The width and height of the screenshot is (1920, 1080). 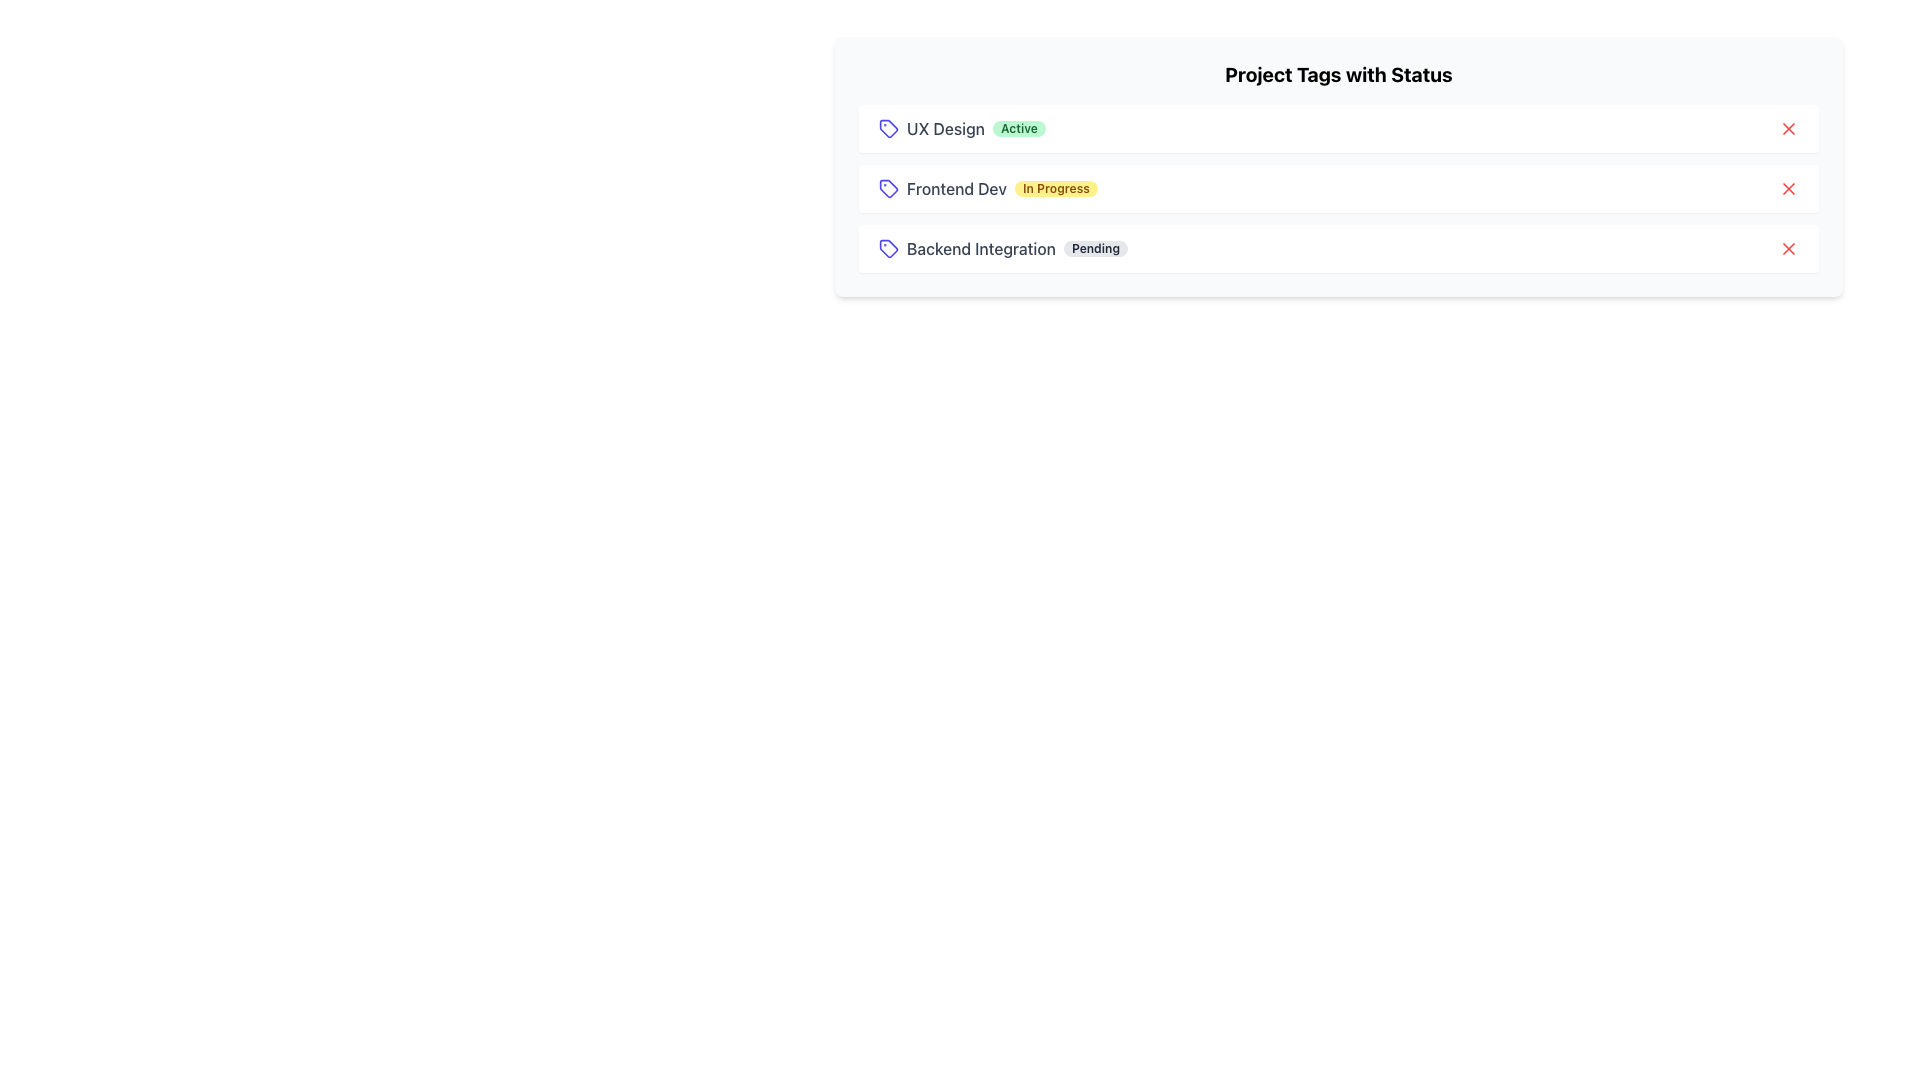 What do you see at coordinates (1019, 128) in the screenshot?
I see `the 'Active' status badge located next to the 'UX Design' project title, which indicates the project's current state` at bounding box center [1019, 128].